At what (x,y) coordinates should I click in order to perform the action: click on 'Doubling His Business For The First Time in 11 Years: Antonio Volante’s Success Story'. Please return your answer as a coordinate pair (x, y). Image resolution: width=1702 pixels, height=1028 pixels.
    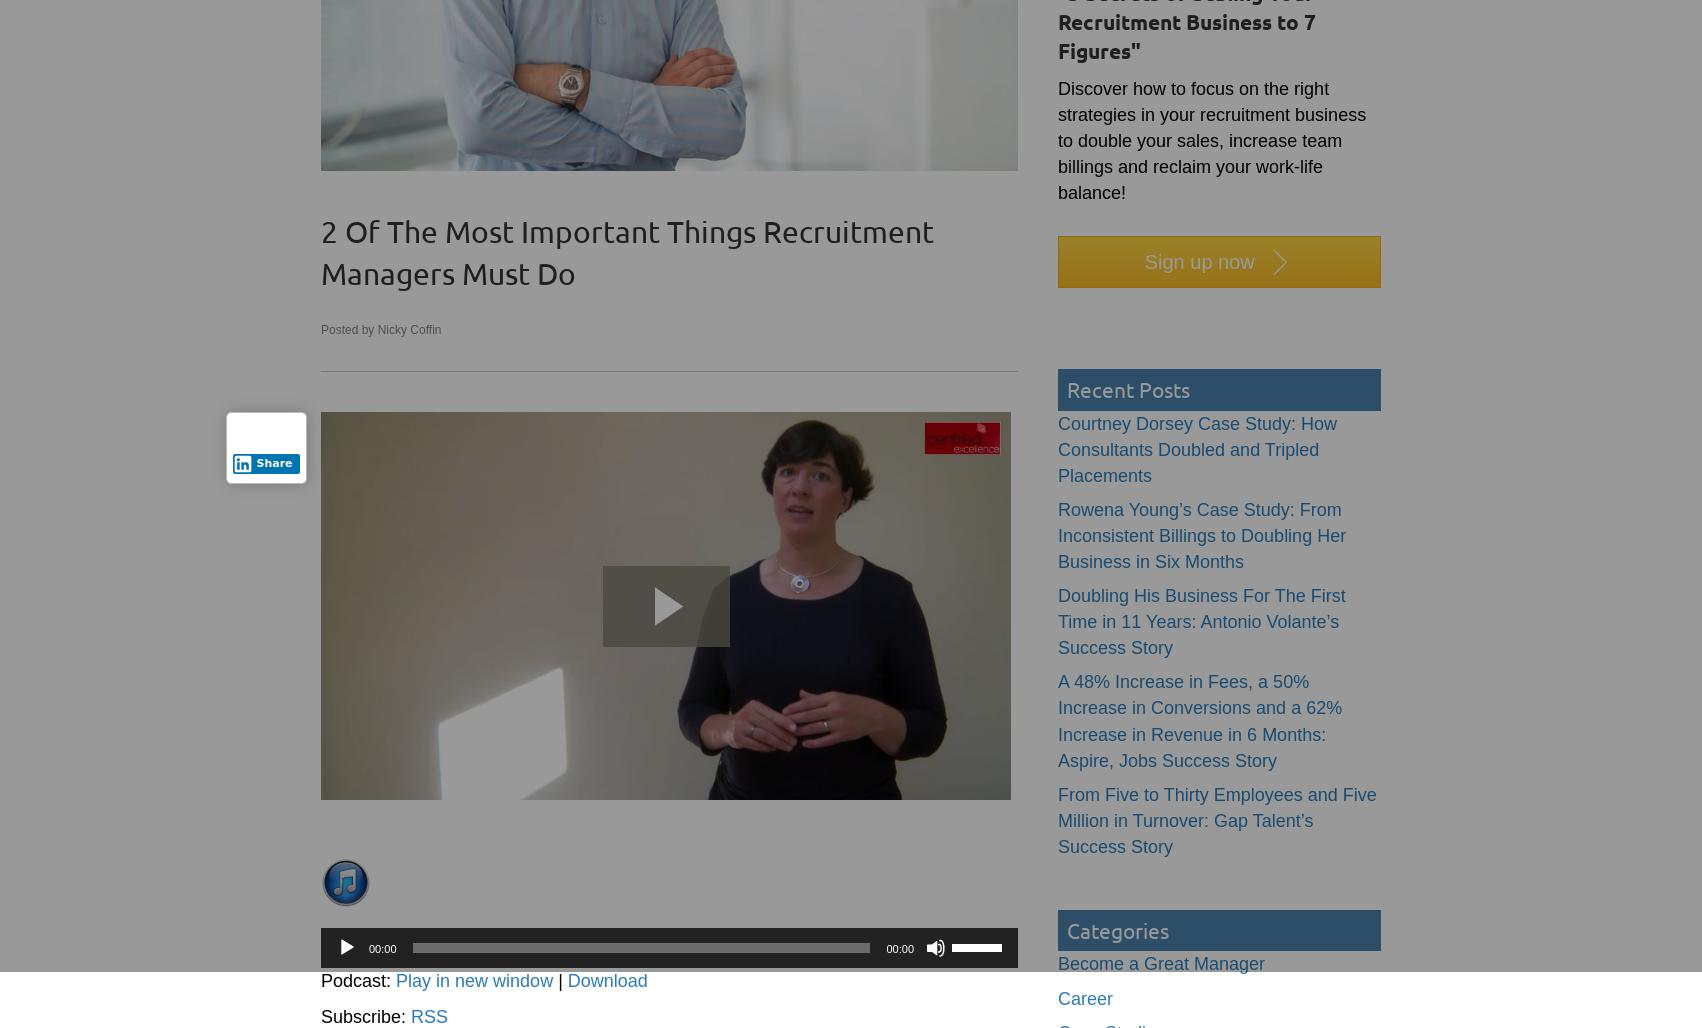
    Looking at the image, I should click on (1201, 621).